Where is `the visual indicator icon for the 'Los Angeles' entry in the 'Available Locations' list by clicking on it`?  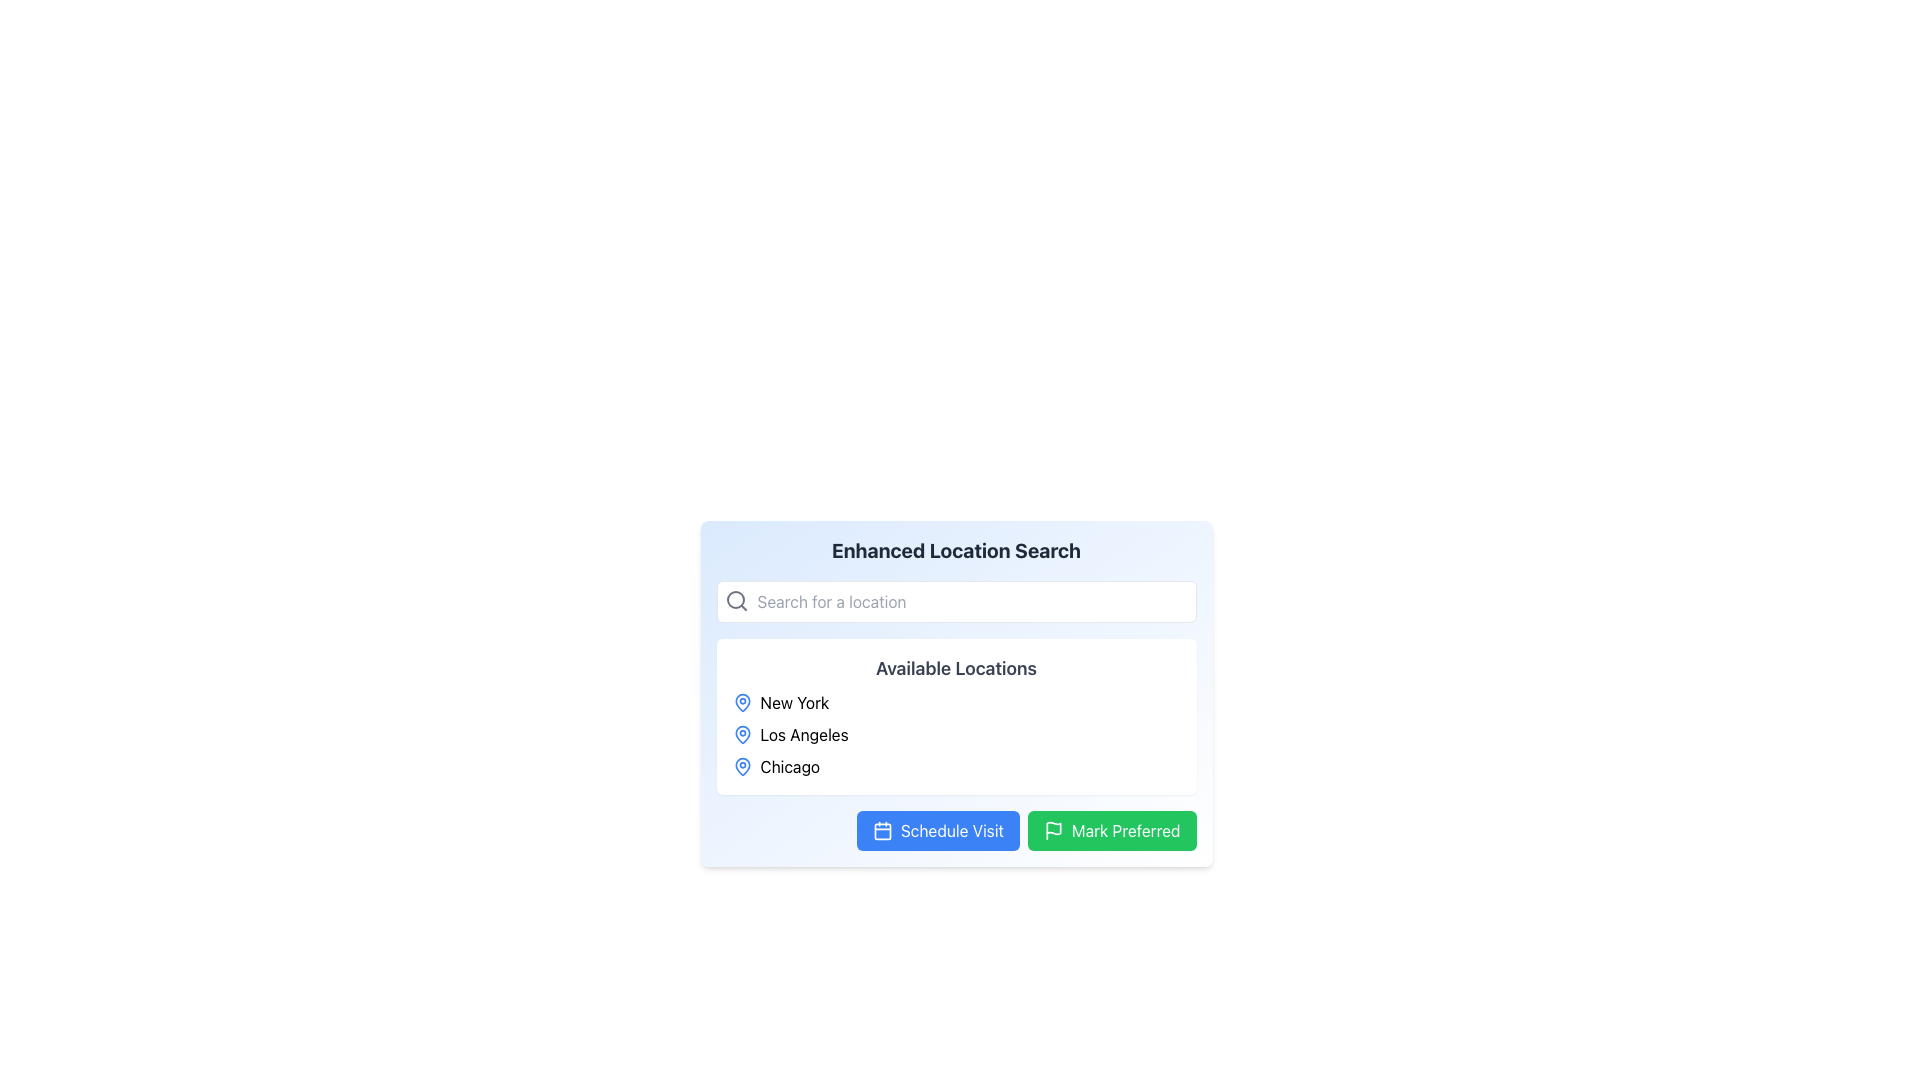
the visual indicator icon for the 'Los Angeles' entry in the 'Available Locations' list by clicking on it is located at coordinates (741, 735).